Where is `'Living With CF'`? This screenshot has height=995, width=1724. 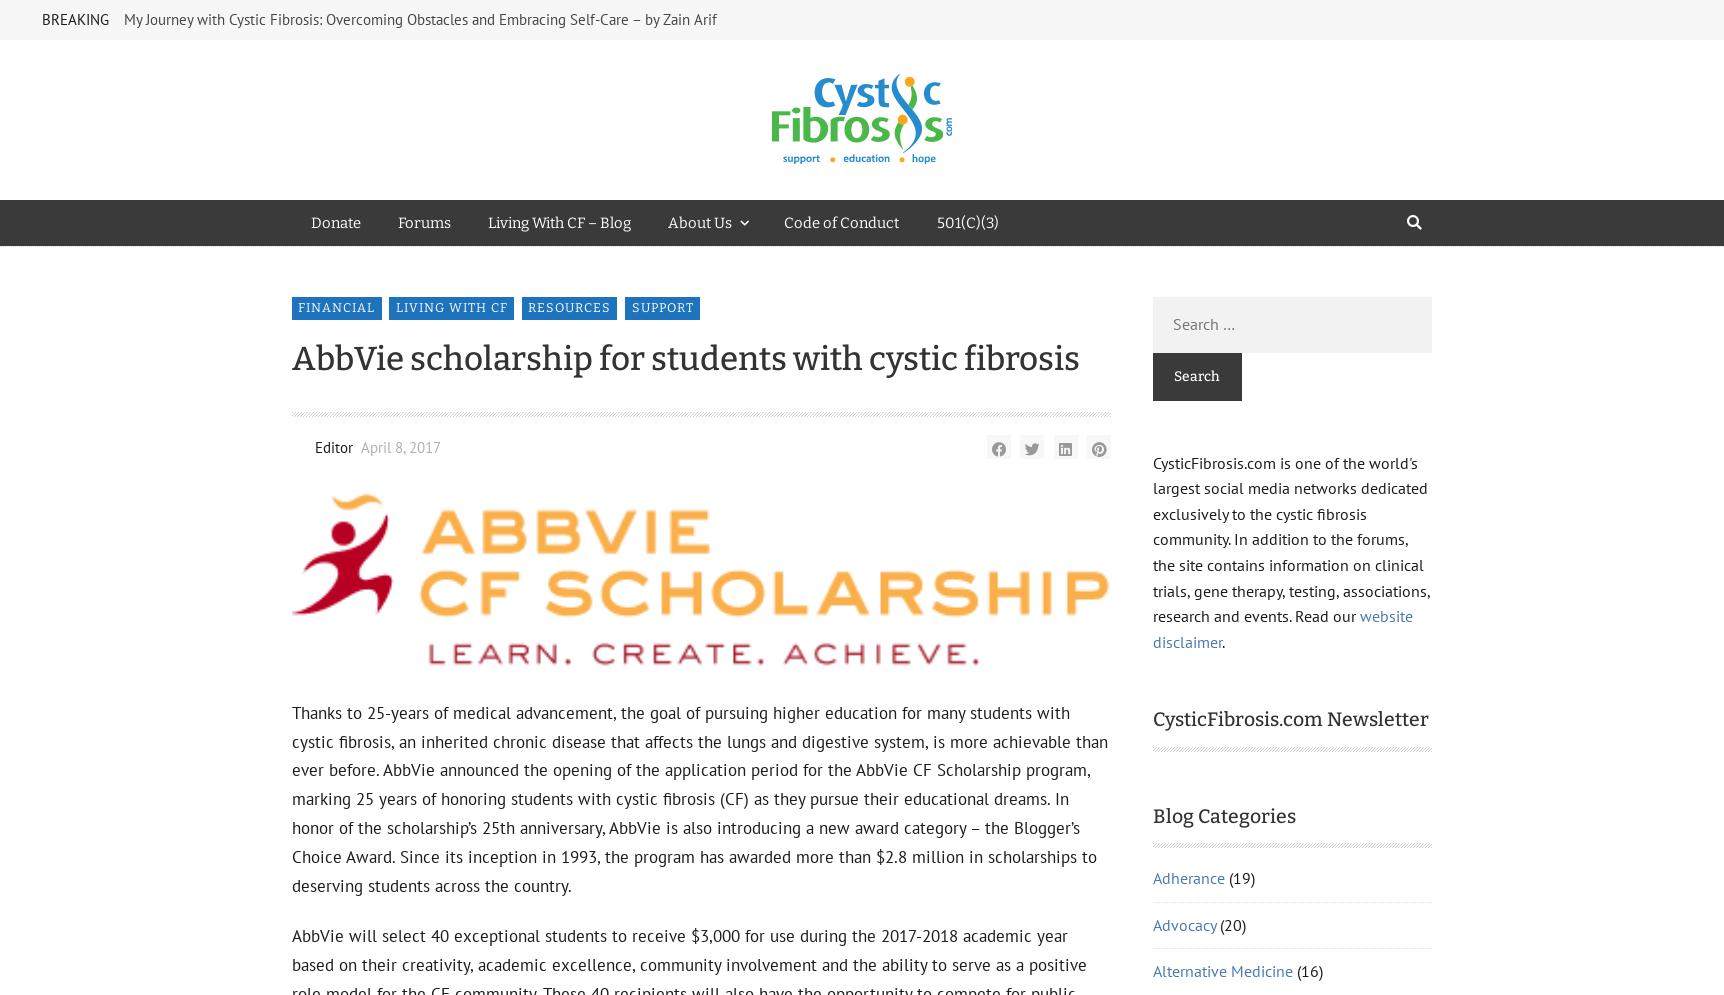 'Living With CF' is located at coordinates (1201, 715).